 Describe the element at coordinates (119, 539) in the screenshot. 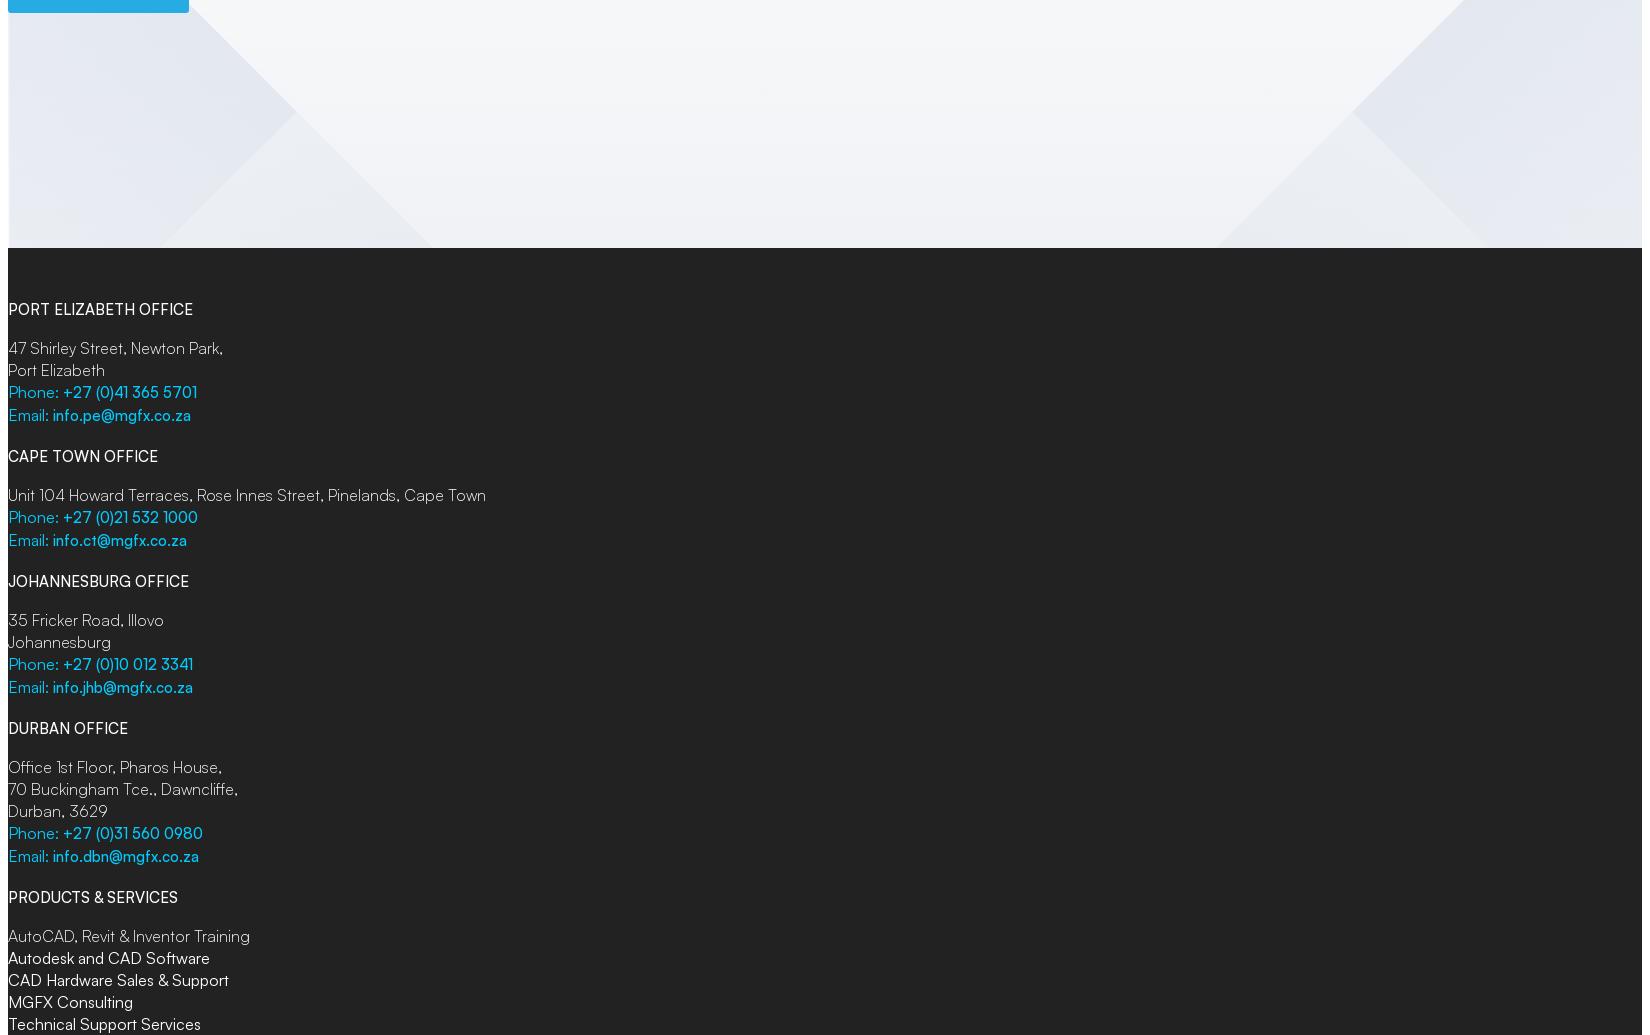

I see `'info.ct@mgfx.co.za'` at that location.